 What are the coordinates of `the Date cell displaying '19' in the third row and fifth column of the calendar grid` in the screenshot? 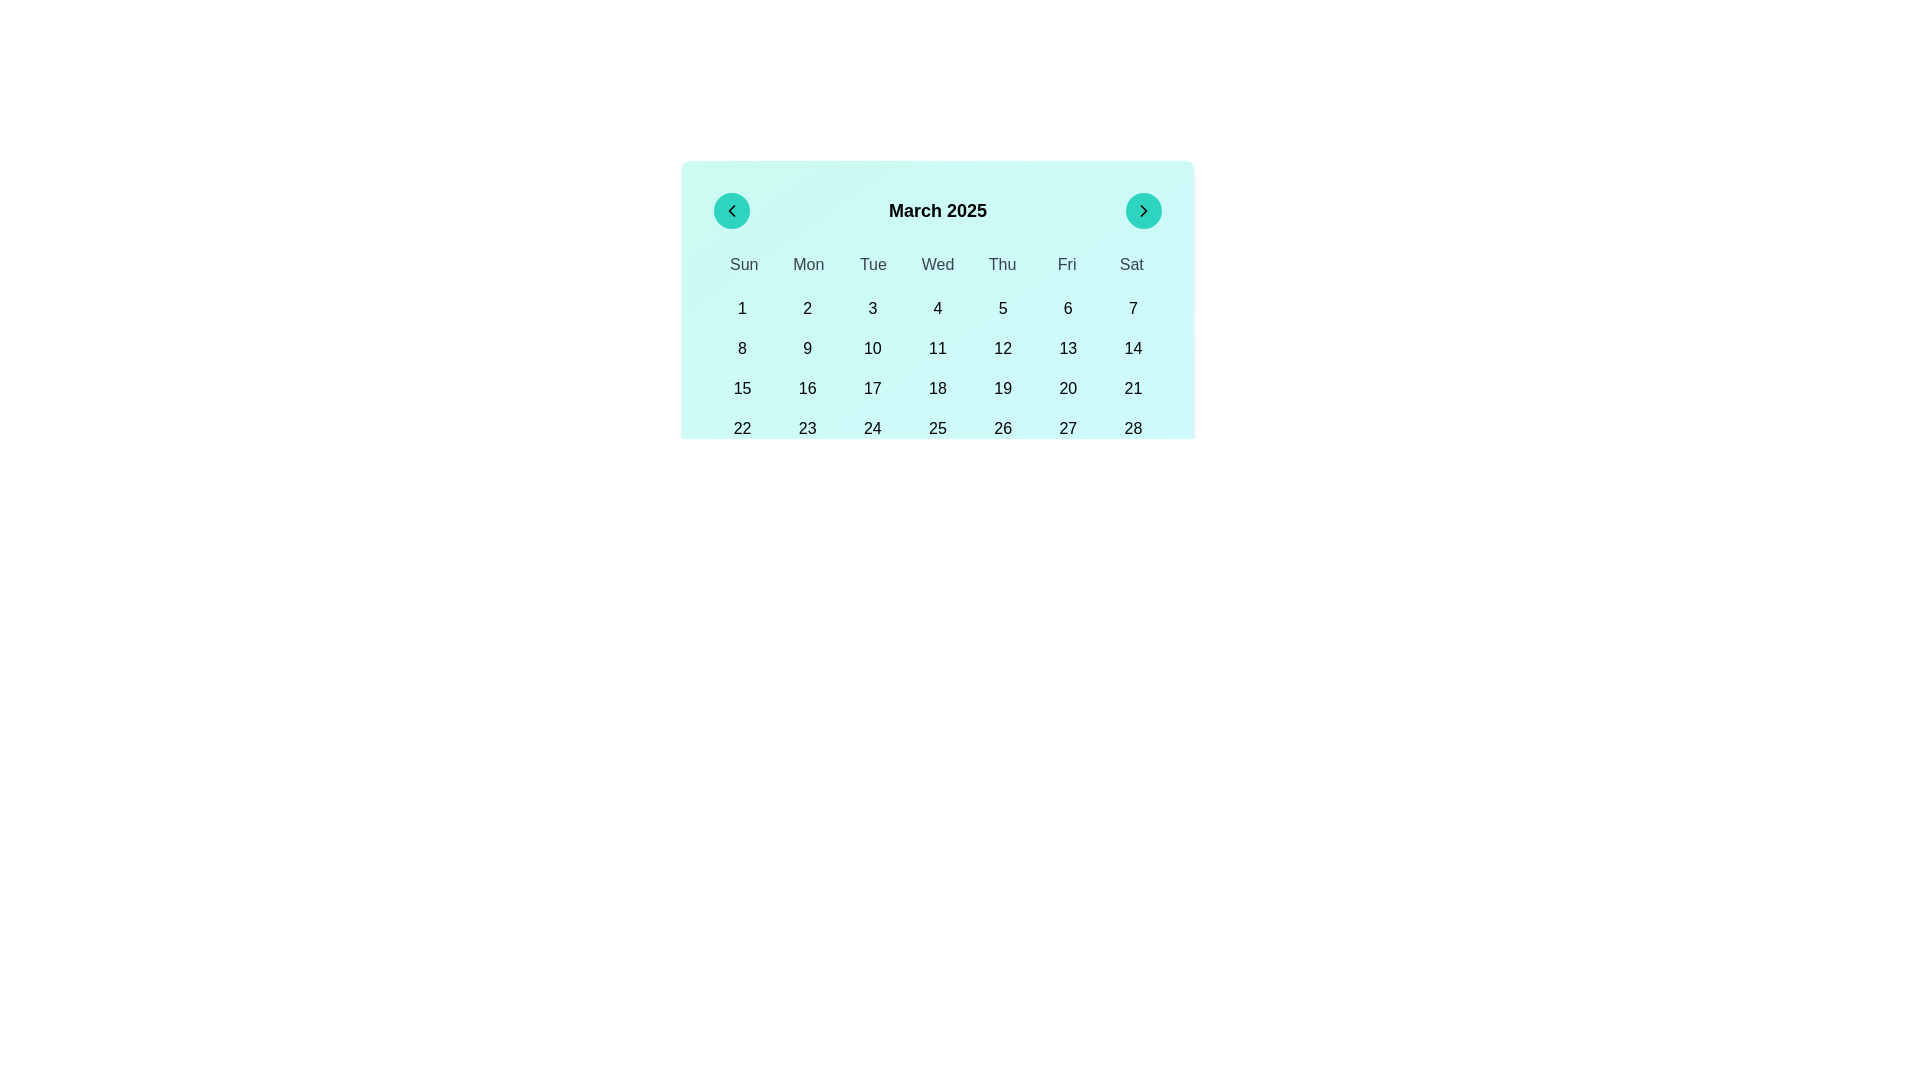 It's located at (1003, 389).